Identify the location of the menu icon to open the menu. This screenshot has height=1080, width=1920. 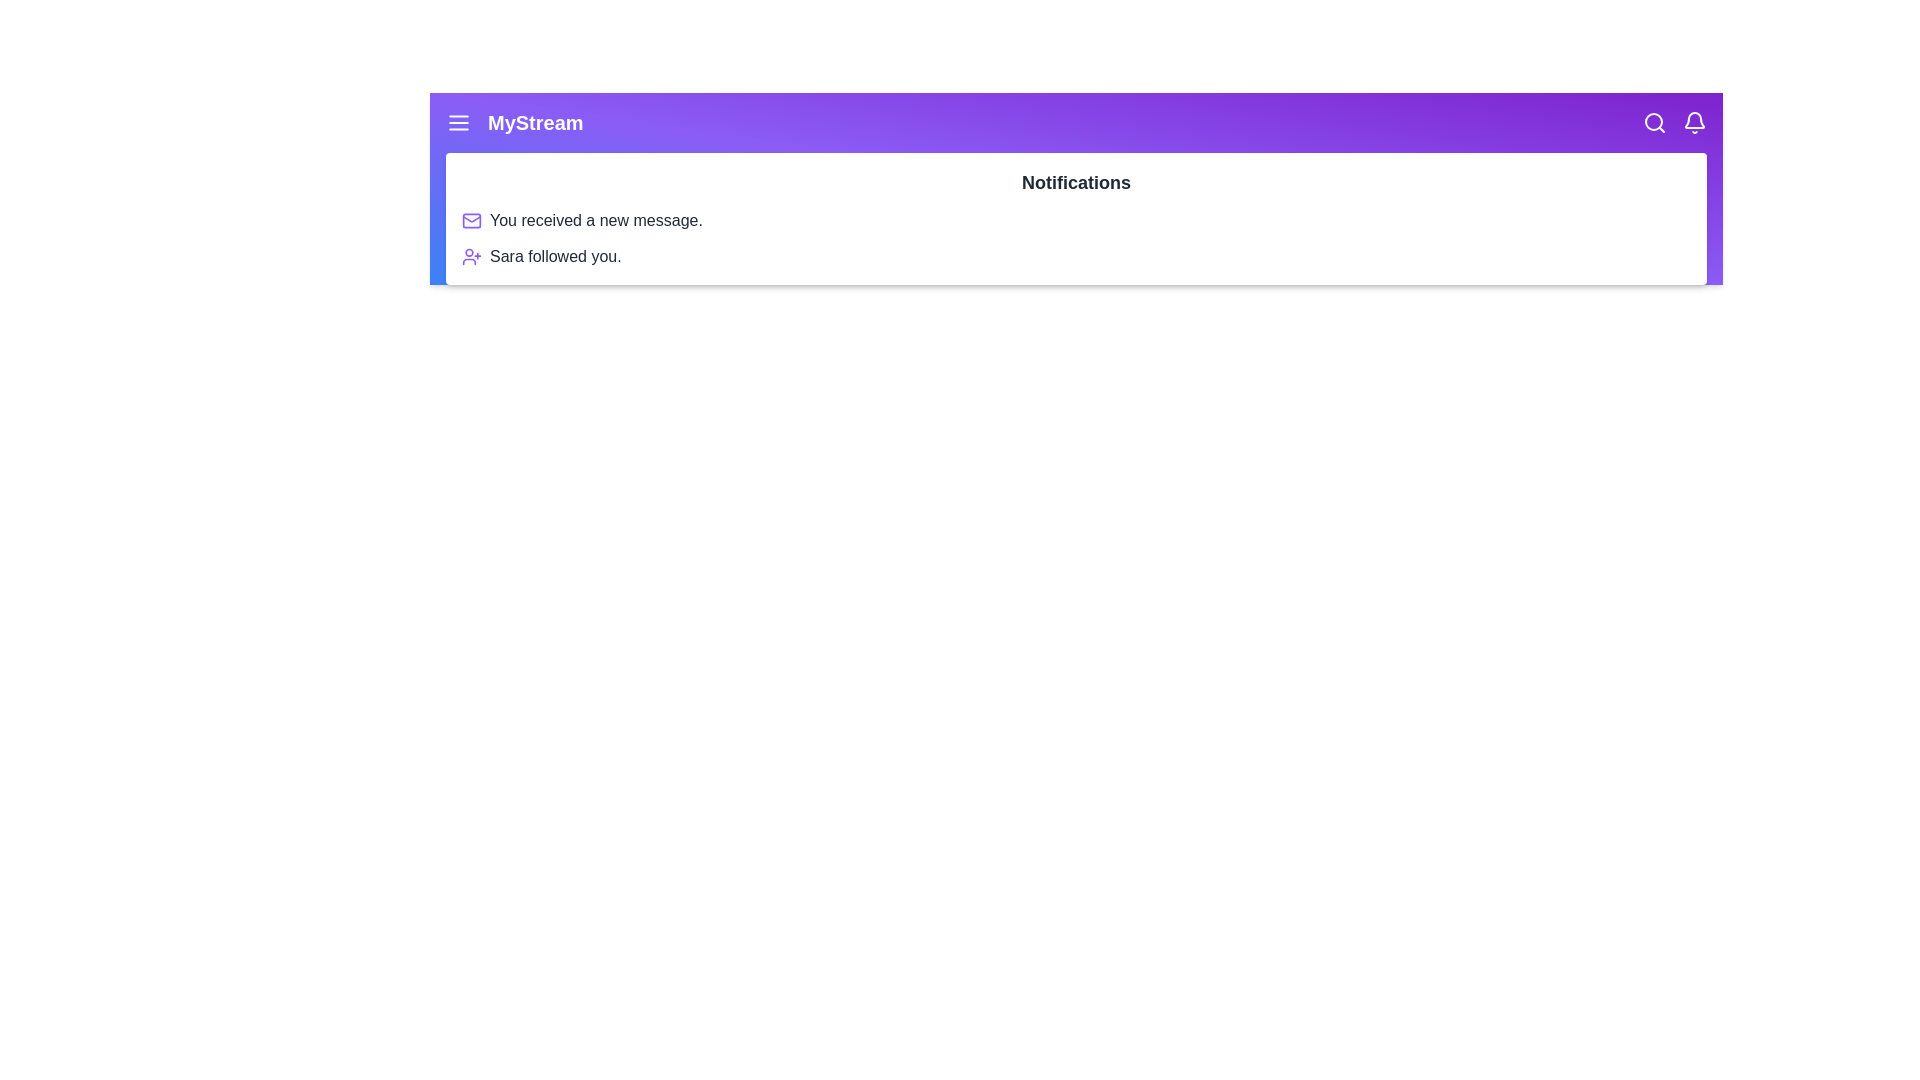
(458, 123).